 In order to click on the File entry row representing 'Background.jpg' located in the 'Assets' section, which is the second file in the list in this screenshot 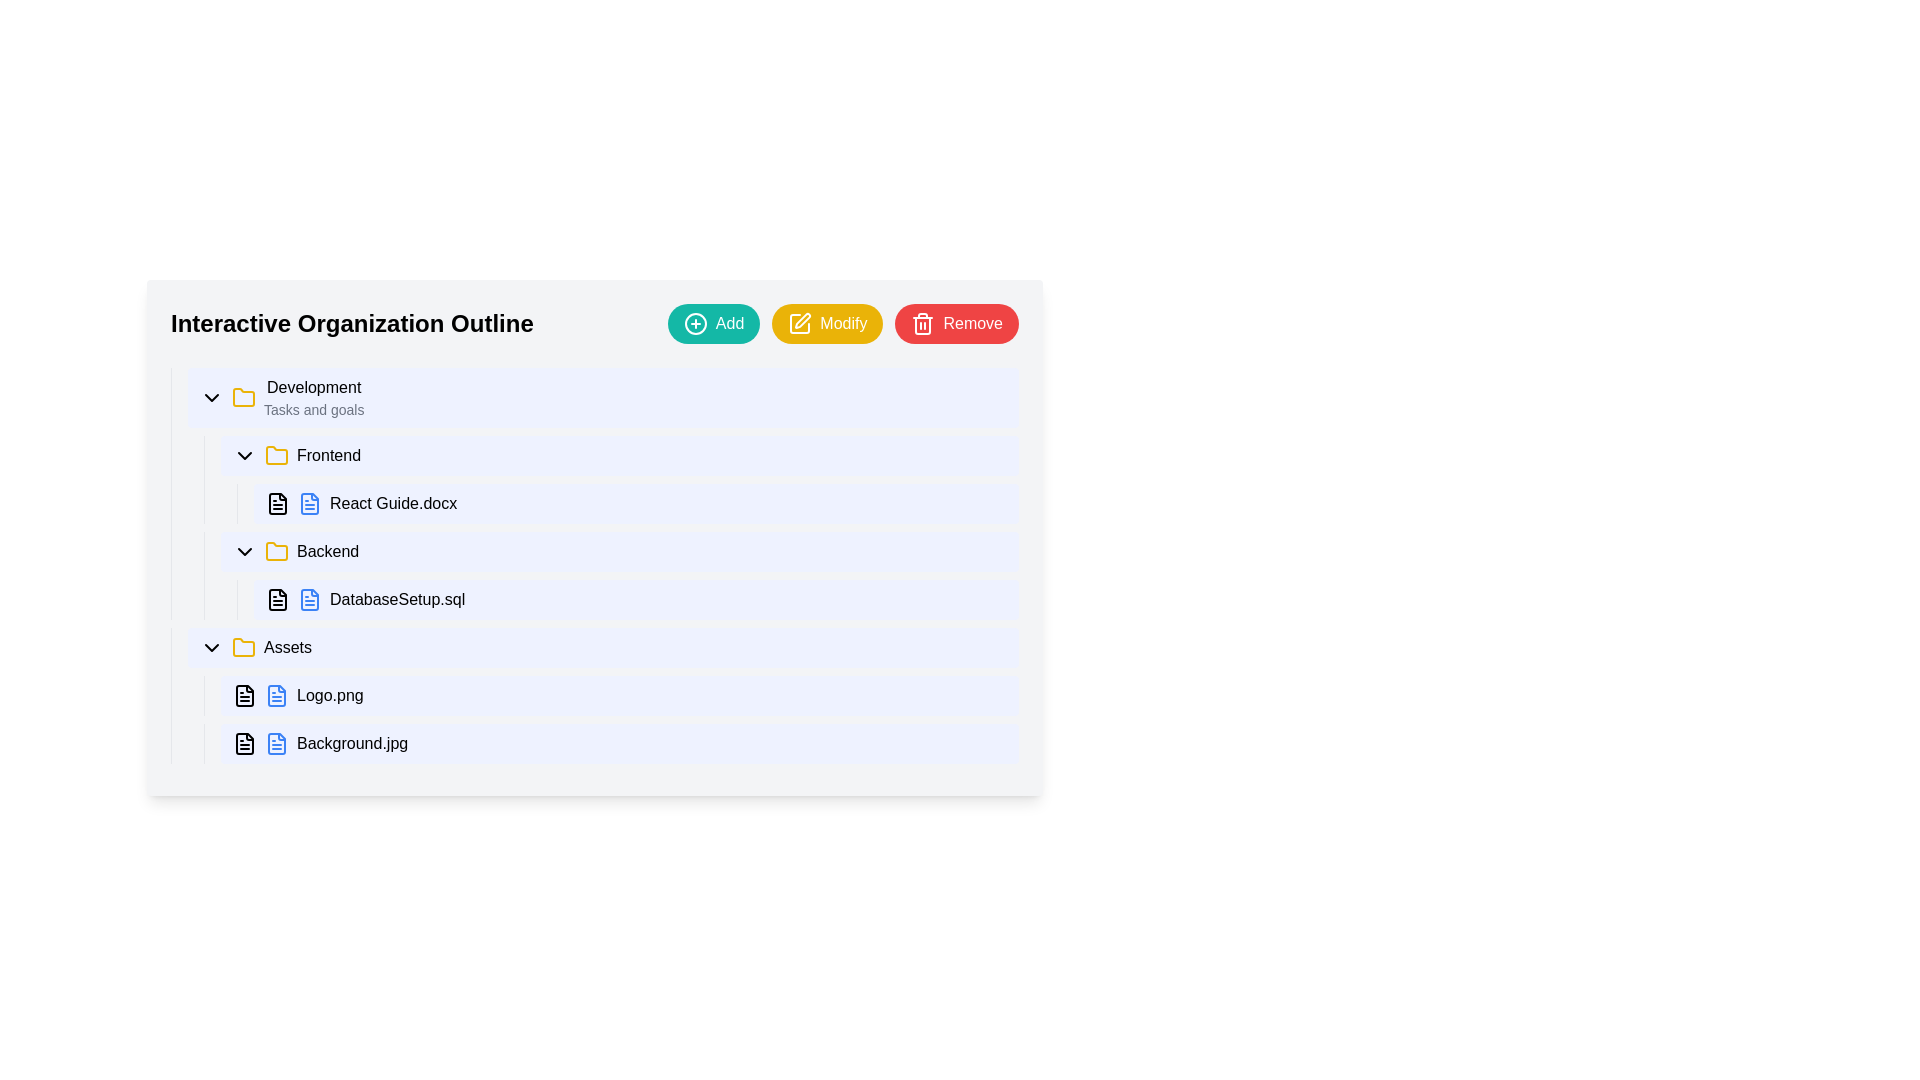, I will do `click(610, 744)`.